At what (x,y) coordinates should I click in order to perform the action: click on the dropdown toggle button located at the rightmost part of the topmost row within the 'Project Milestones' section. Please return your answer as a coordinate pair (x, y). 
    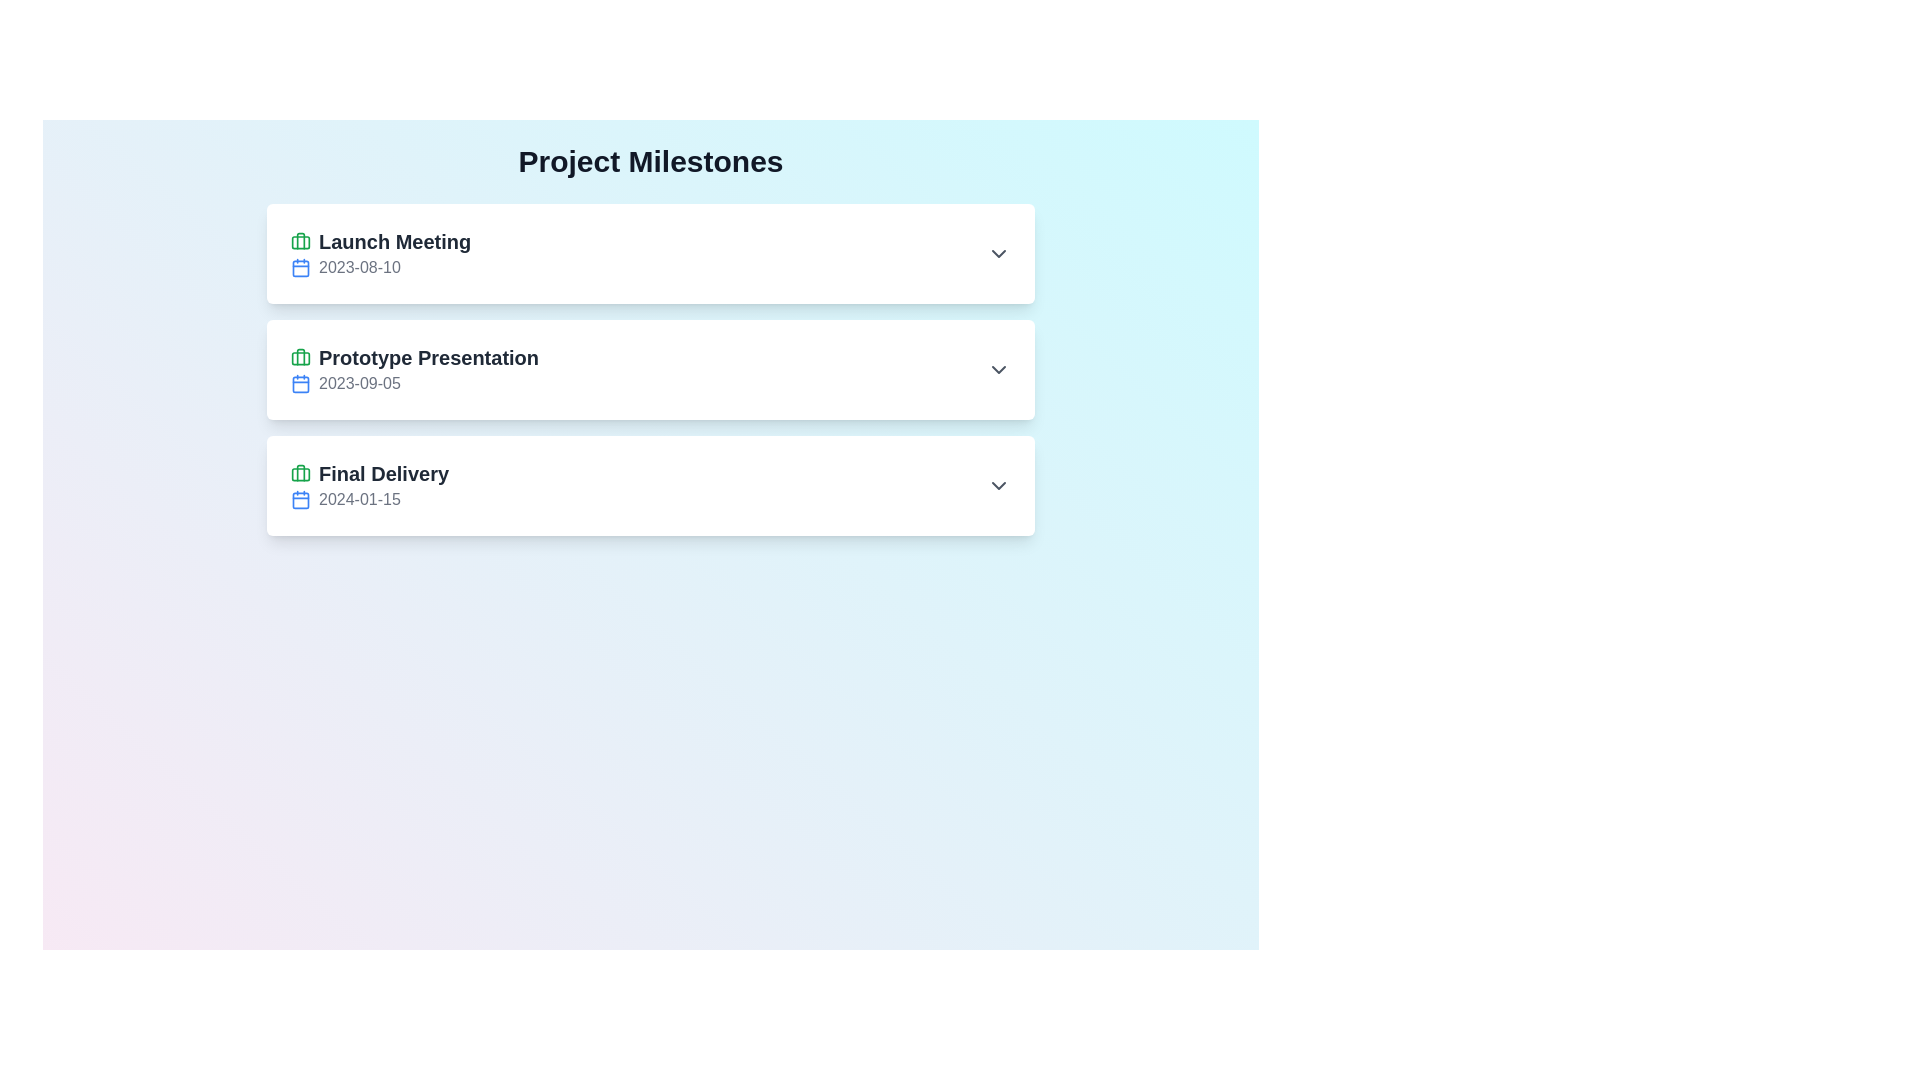
    Looking at the image, I should click on (998, 253).